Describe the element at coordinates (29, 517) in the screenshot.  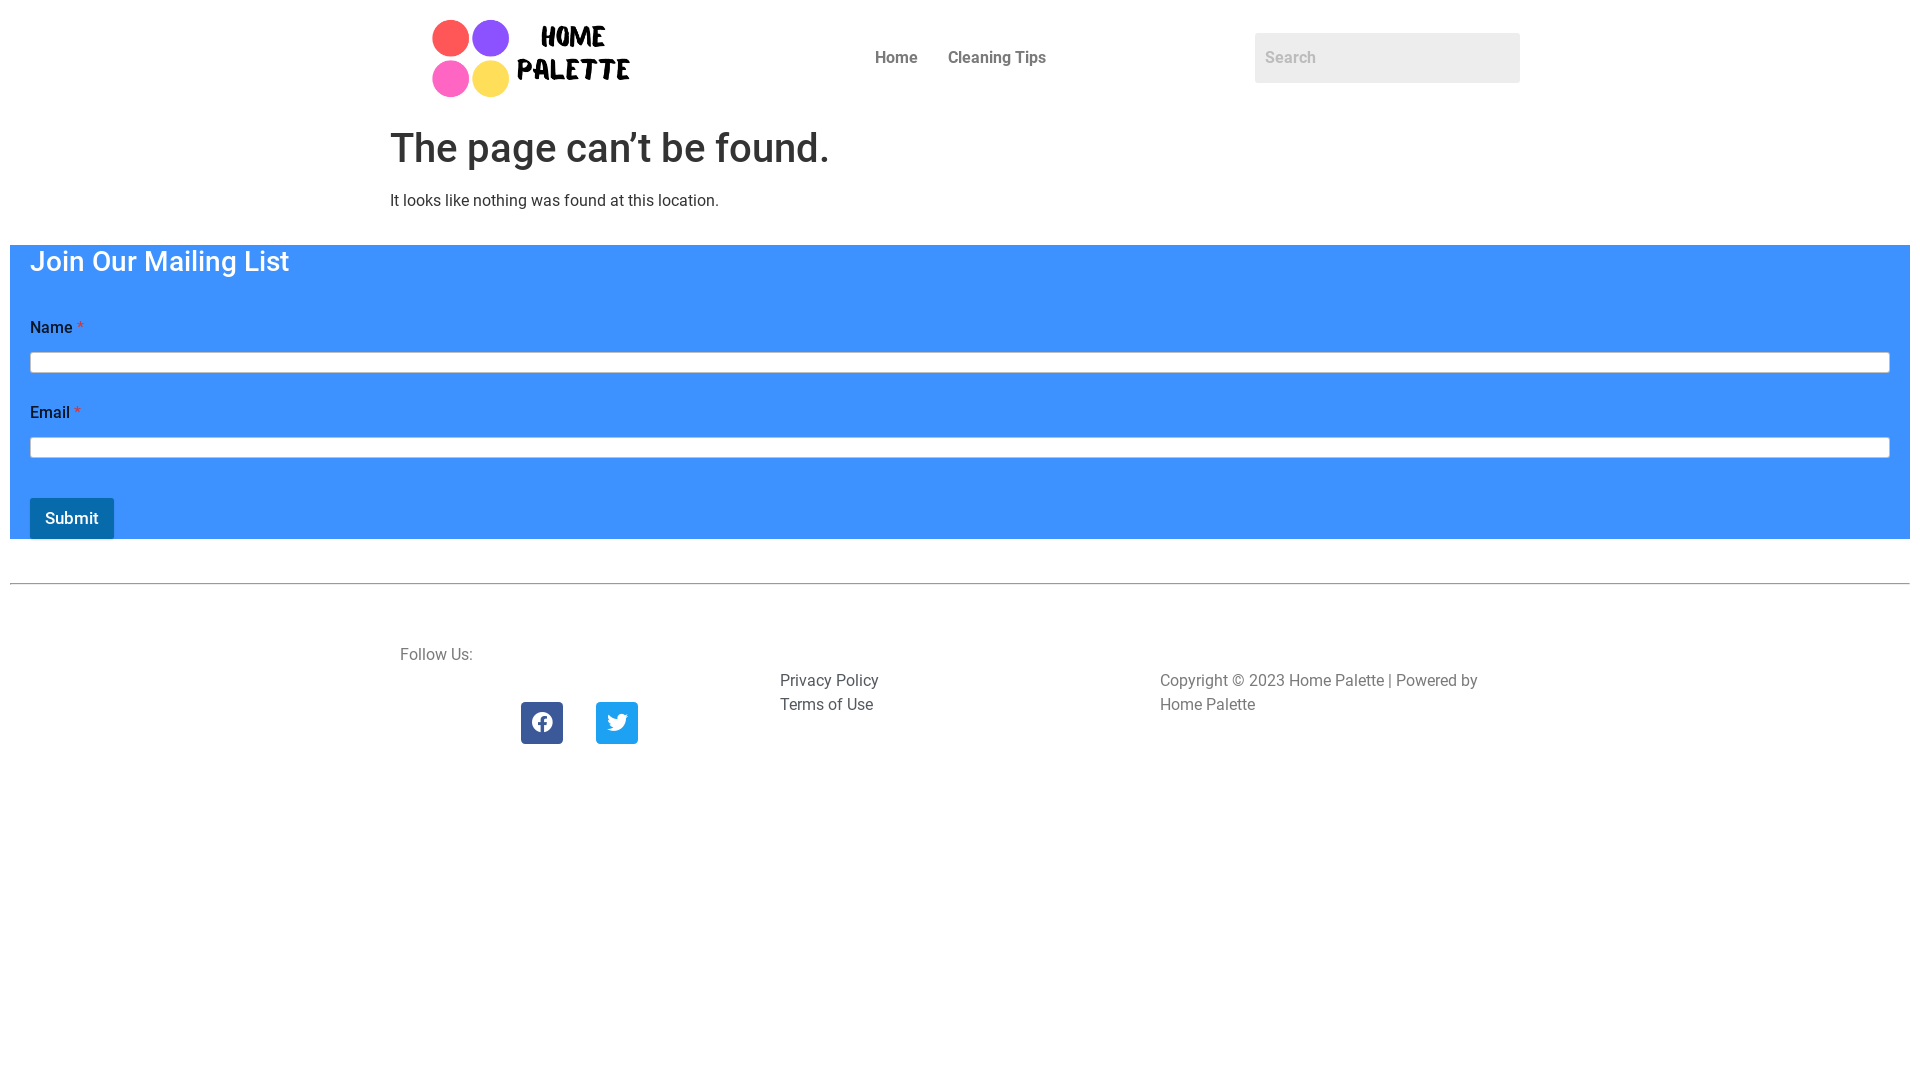
I see `'Submit'` at that location.